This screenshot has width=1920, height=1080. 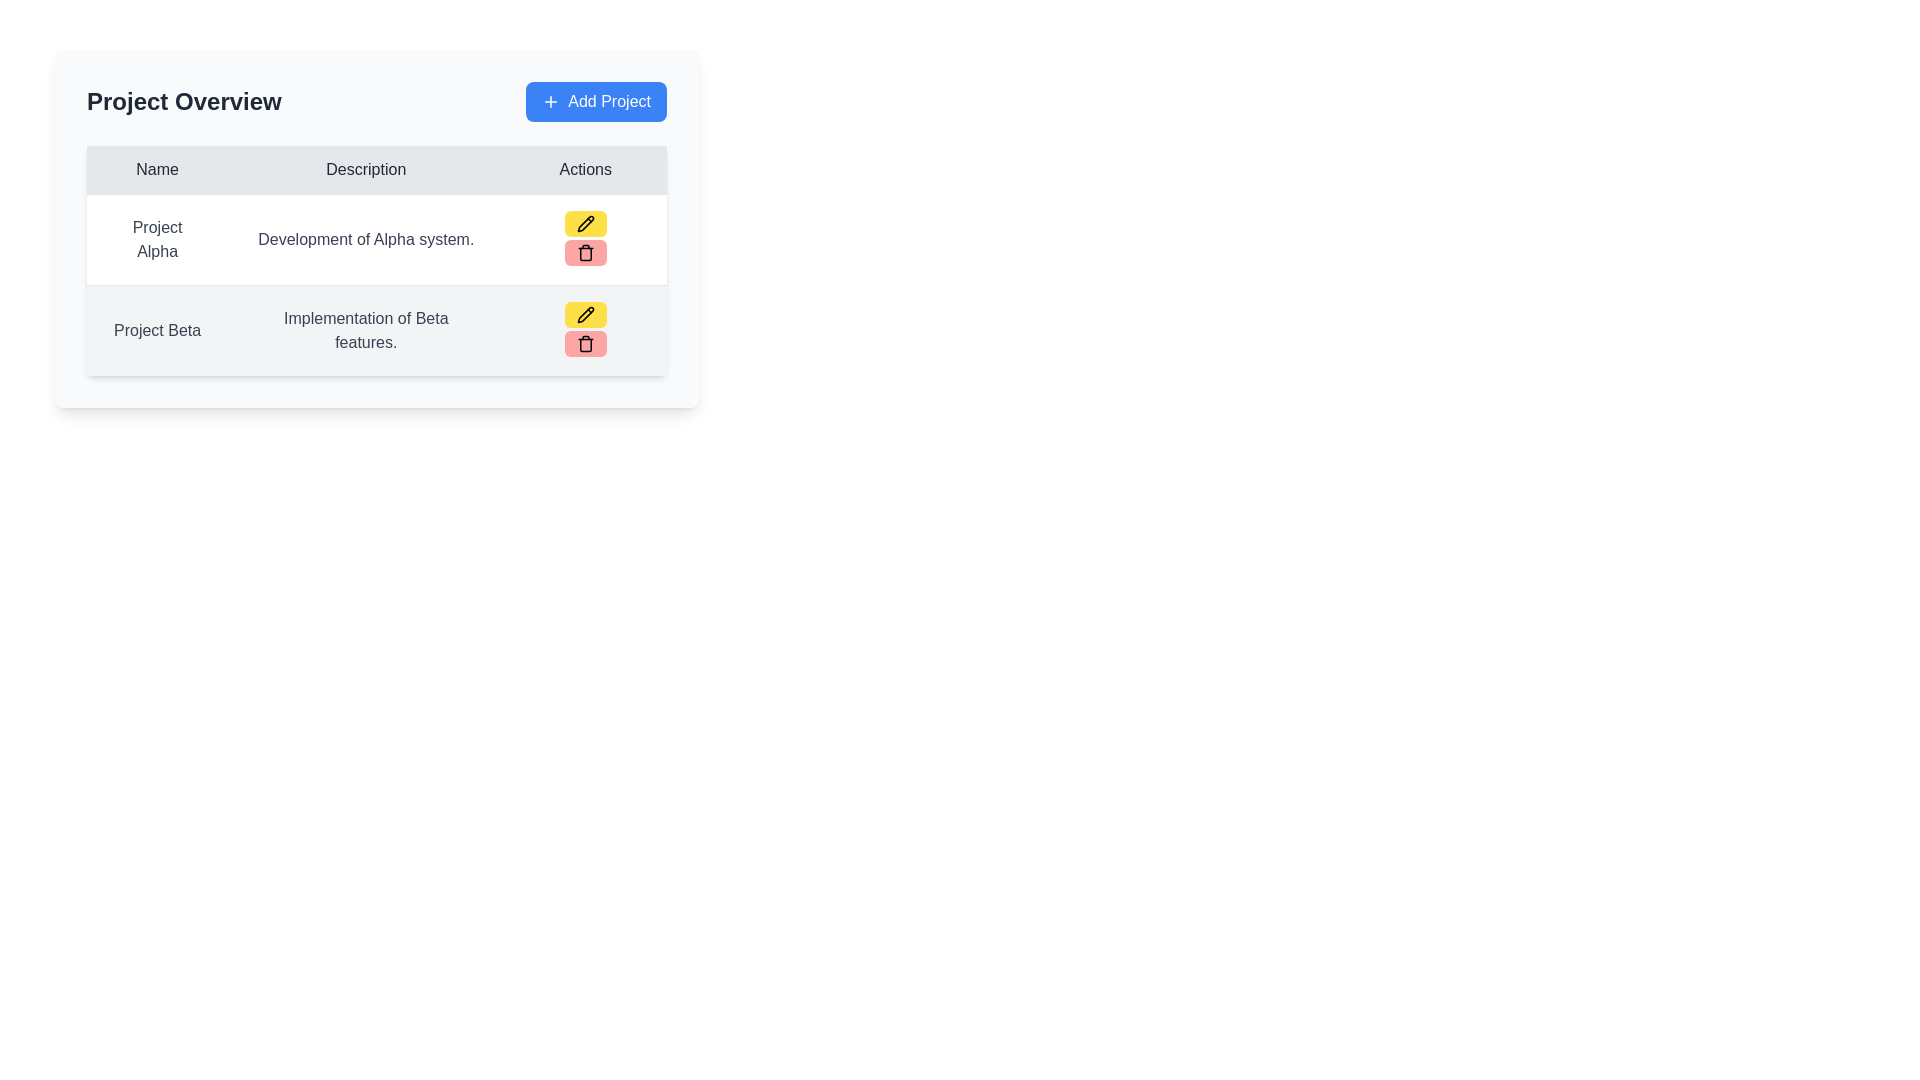 What do you see at coordinates (377, 238) in the screenshot?
I see `the first row of the project table displaying 'Project Alpha' and 'Development of Alpha system.'` at bounding box center [377, 238].